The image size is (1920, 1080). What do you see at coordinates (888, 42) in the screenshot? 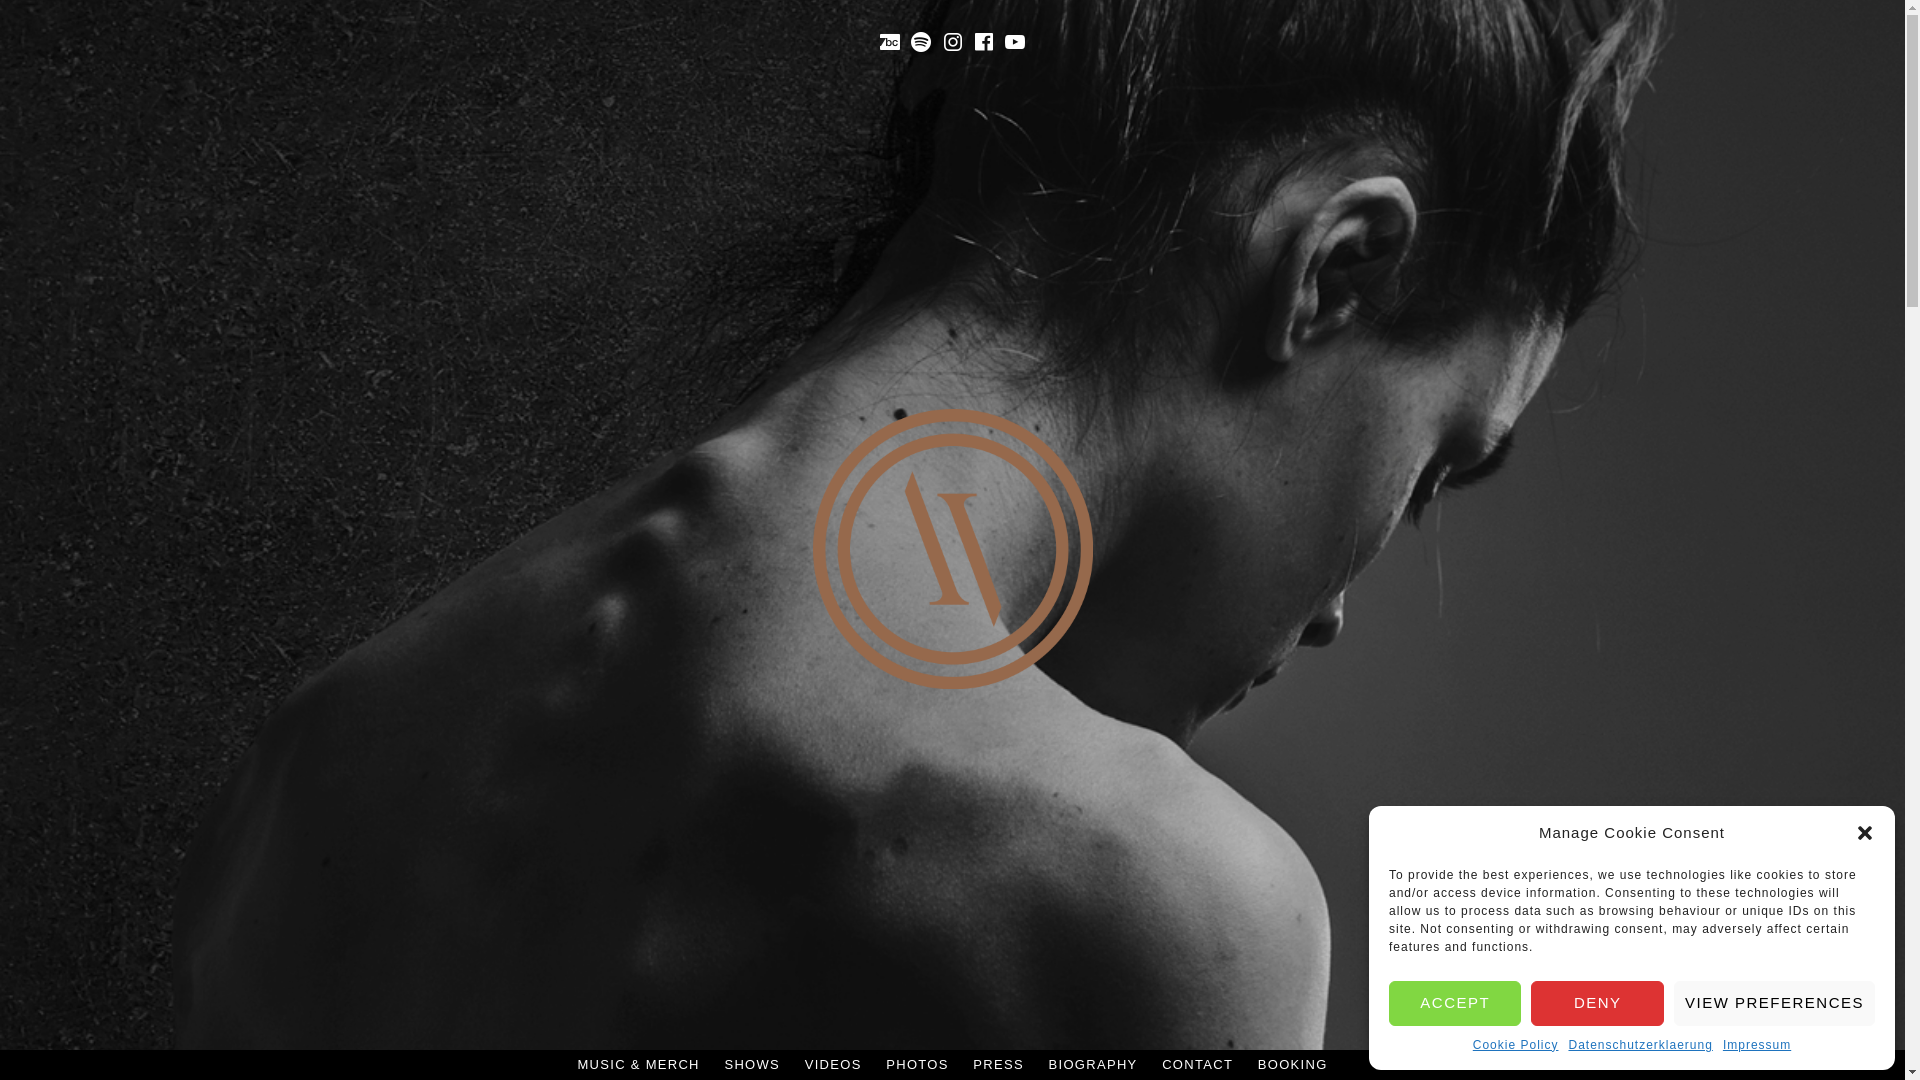
I see `'Bandcamp'` at bounding box center [888, 42].